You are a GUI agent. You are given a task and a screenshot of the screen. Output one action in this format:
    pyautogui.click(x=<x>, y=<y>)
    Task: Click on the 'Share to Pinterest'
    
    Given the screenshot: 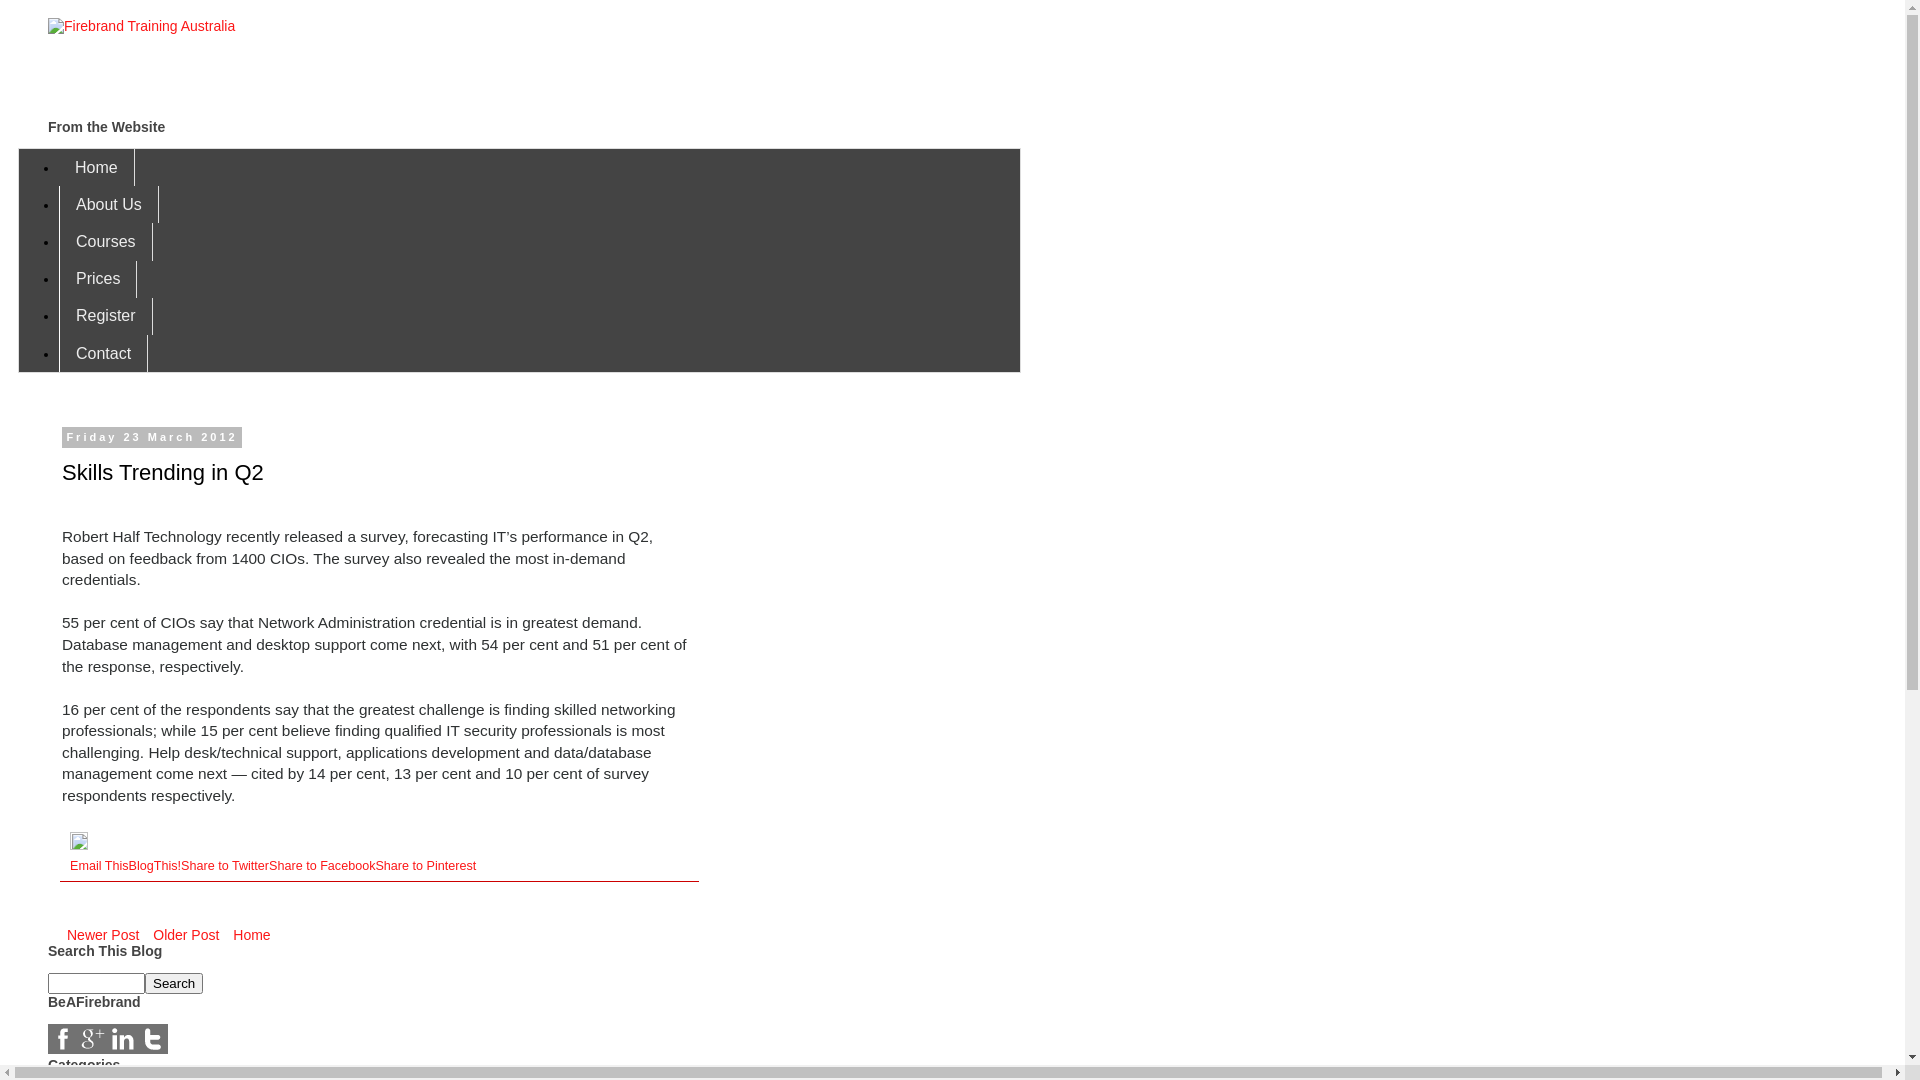 What is the action you would take?
    pyautogui.click(x=424, y=865)
    